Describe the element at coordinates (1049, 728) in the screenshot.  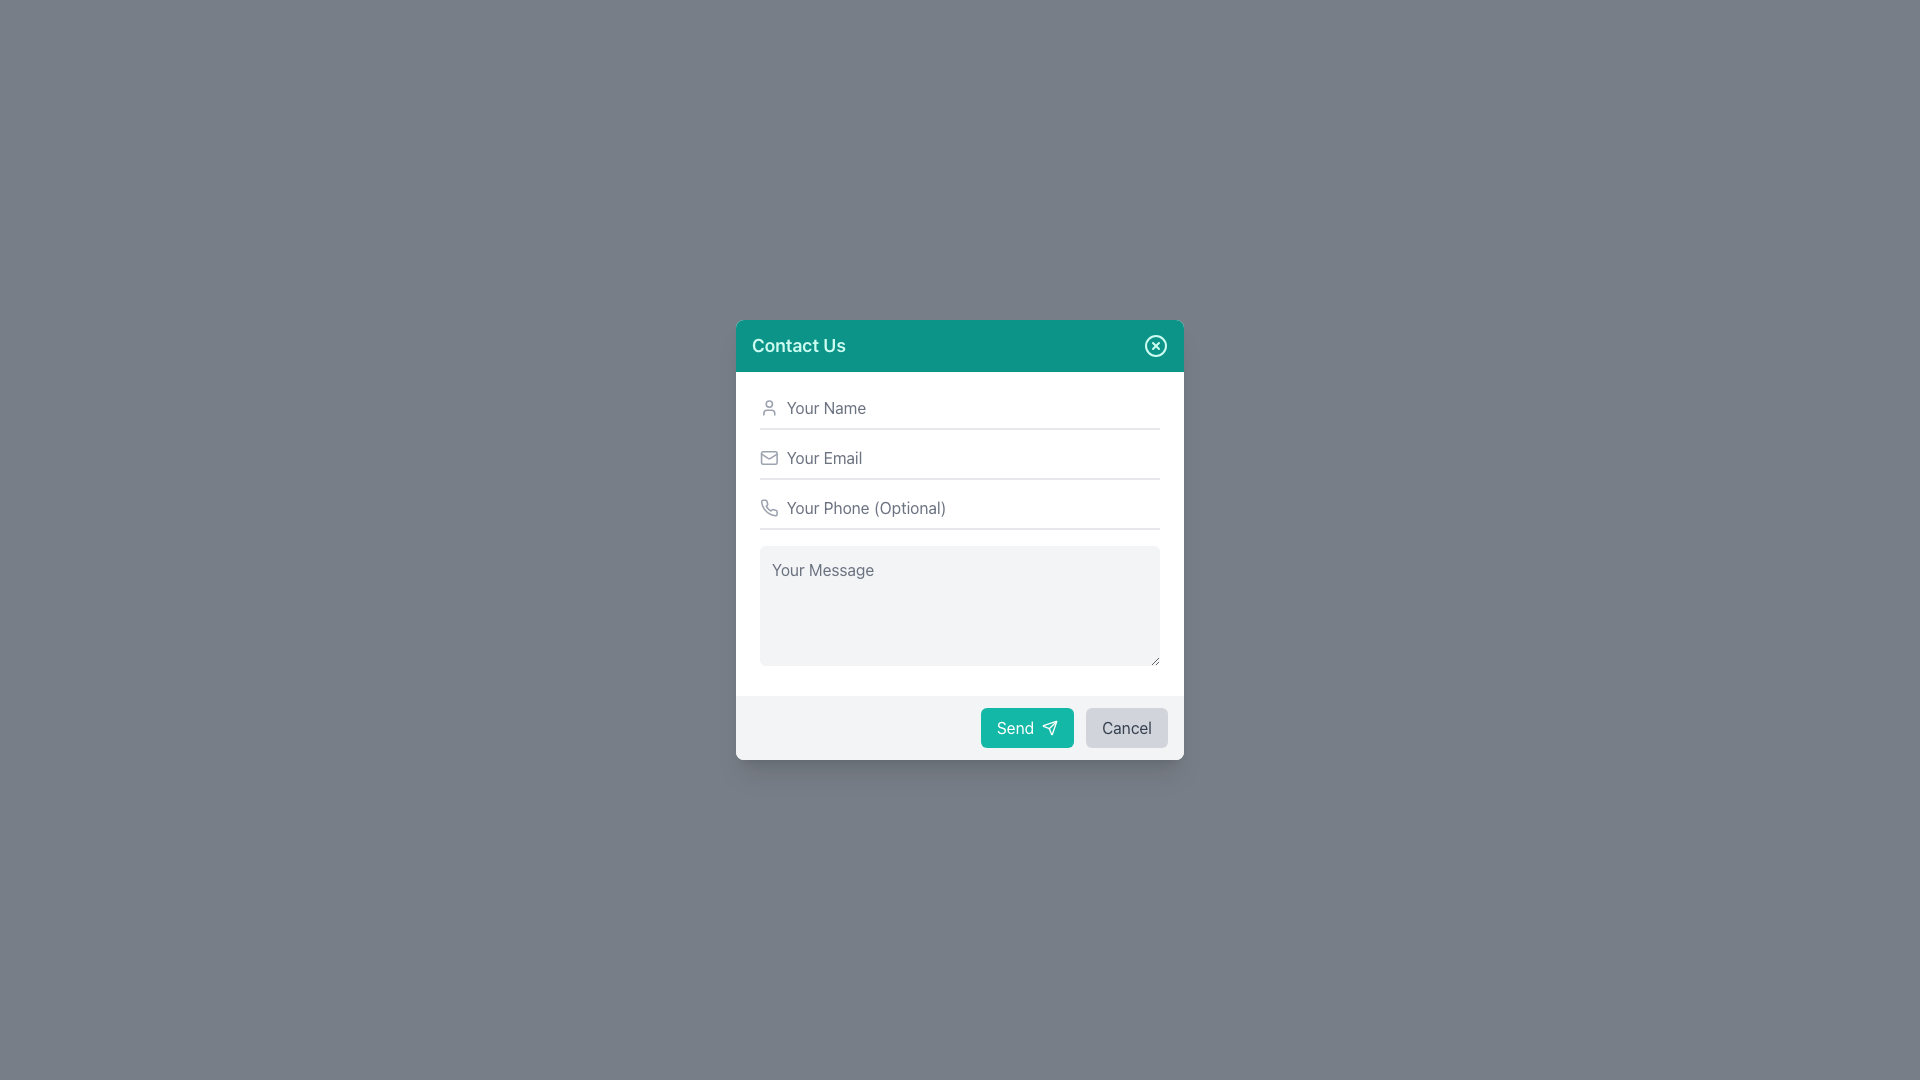
I see `the 'Send' button that contains a decorative icon resembling a stylized paper airplane, located at the bottom right corner of the contact form` at that location.